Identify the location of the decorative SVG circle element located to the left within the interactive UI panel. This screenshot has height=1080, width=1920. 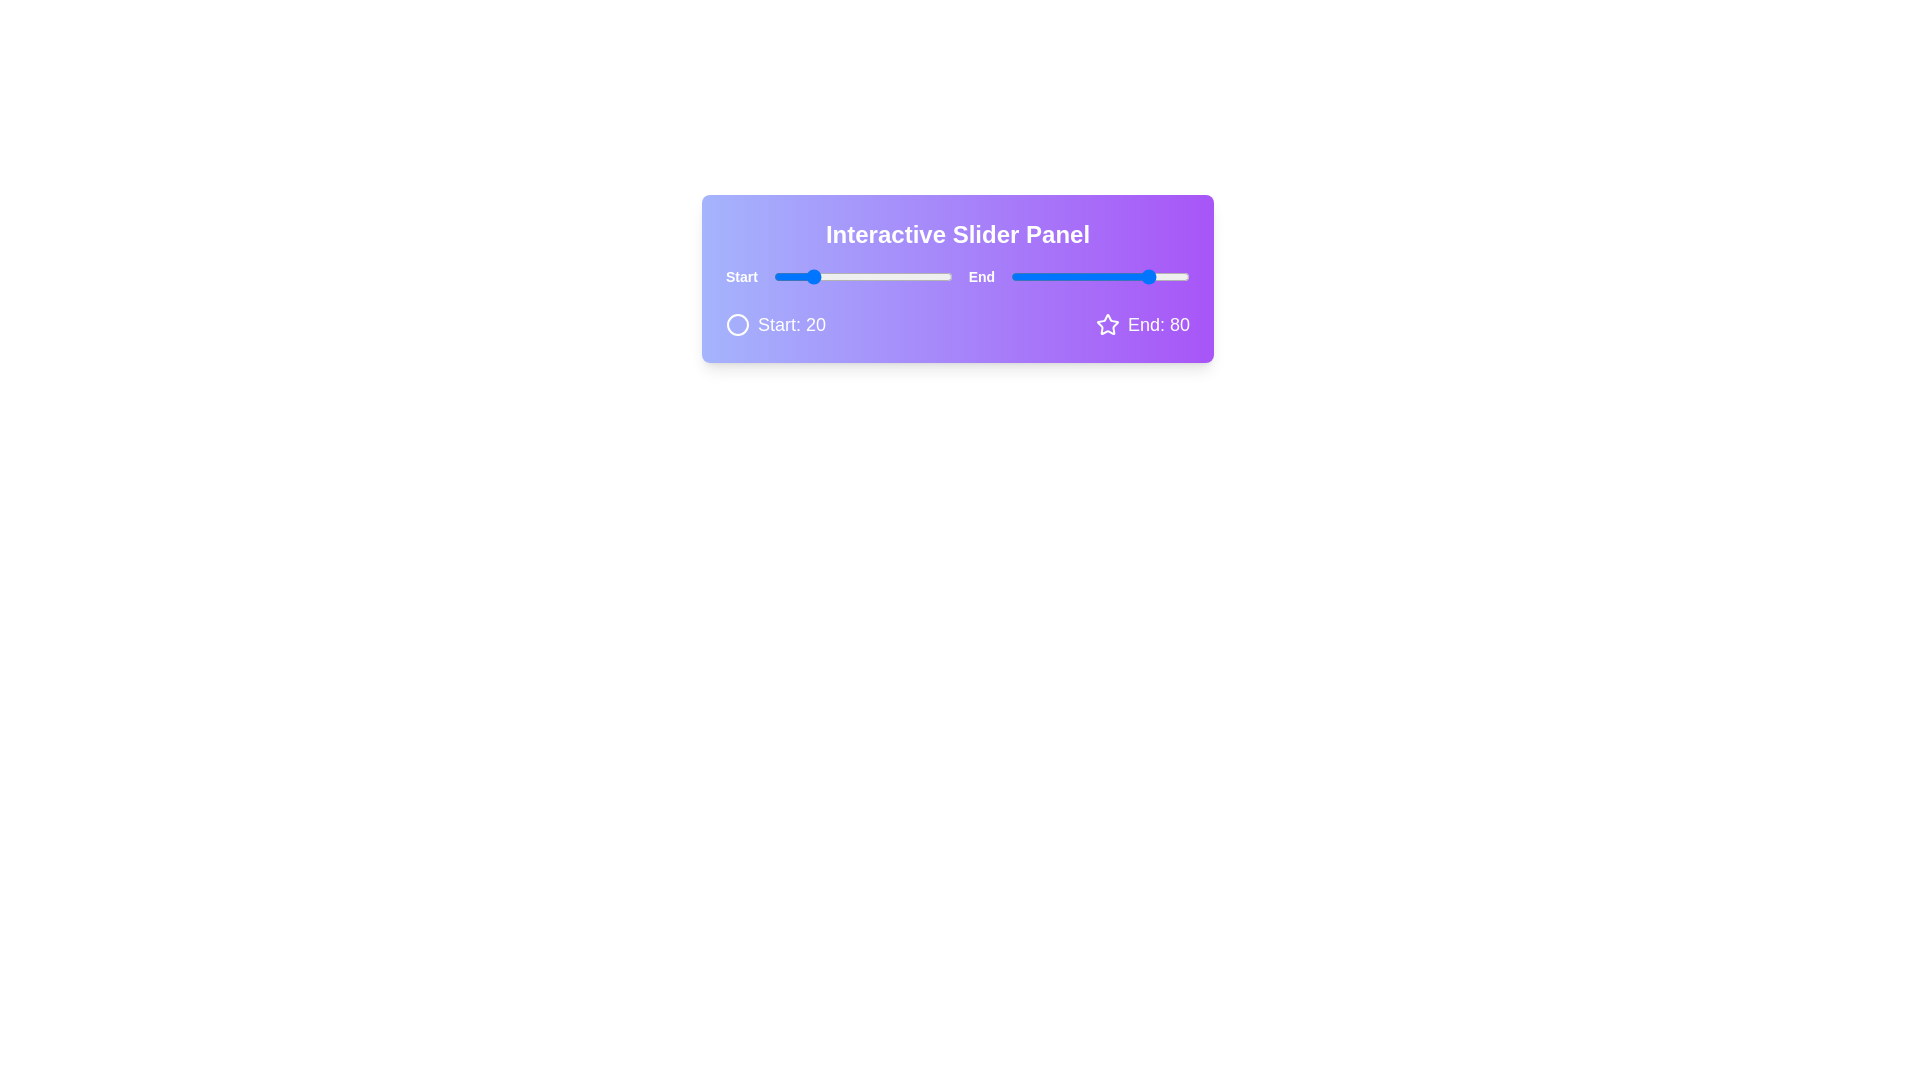
(737, 323).